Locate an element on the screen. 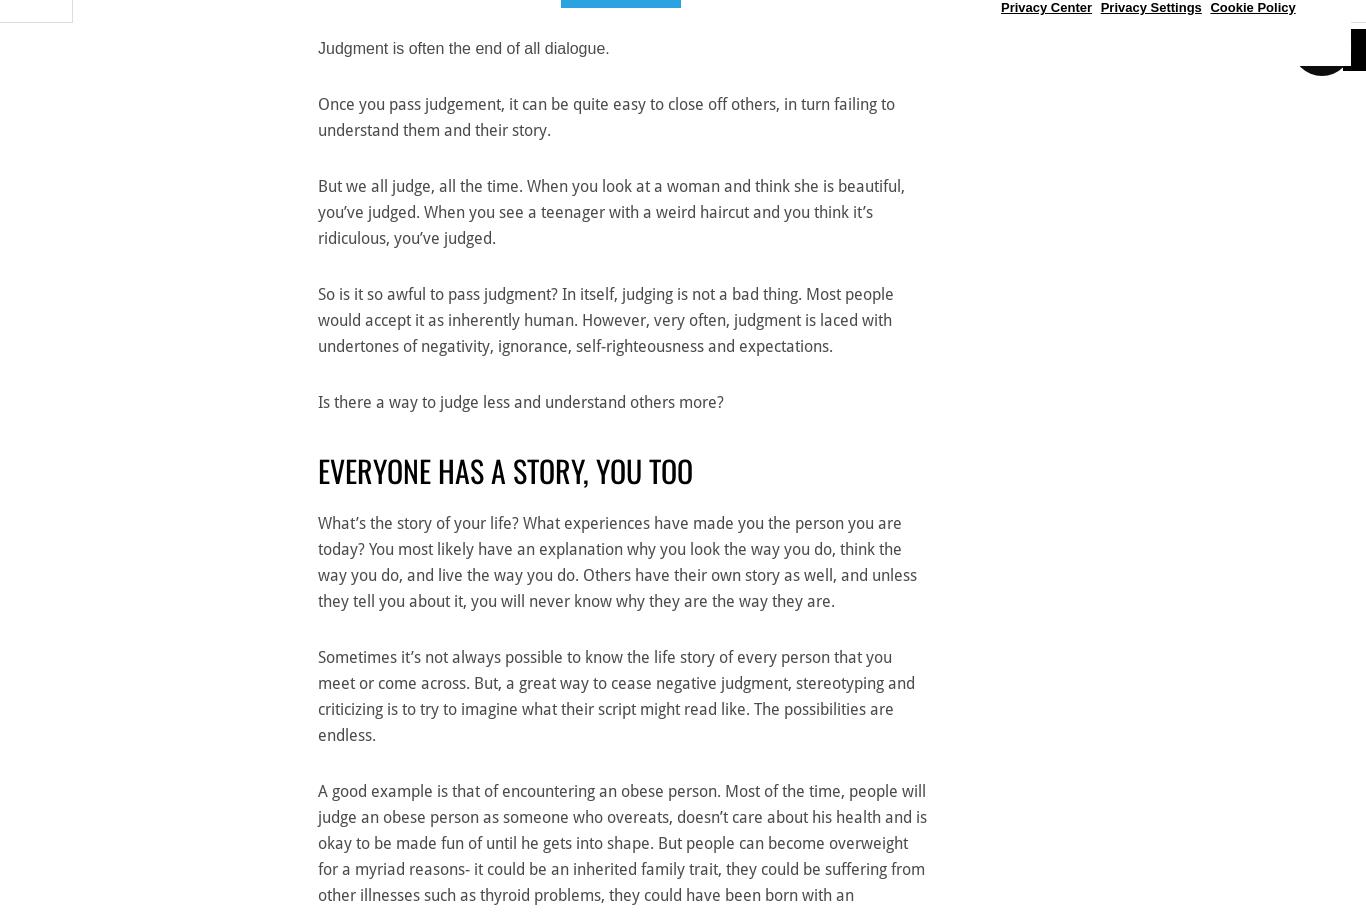 The image size is (1366, 914). 'Everyone has a story, you too' is located at coordinates (318, 469).